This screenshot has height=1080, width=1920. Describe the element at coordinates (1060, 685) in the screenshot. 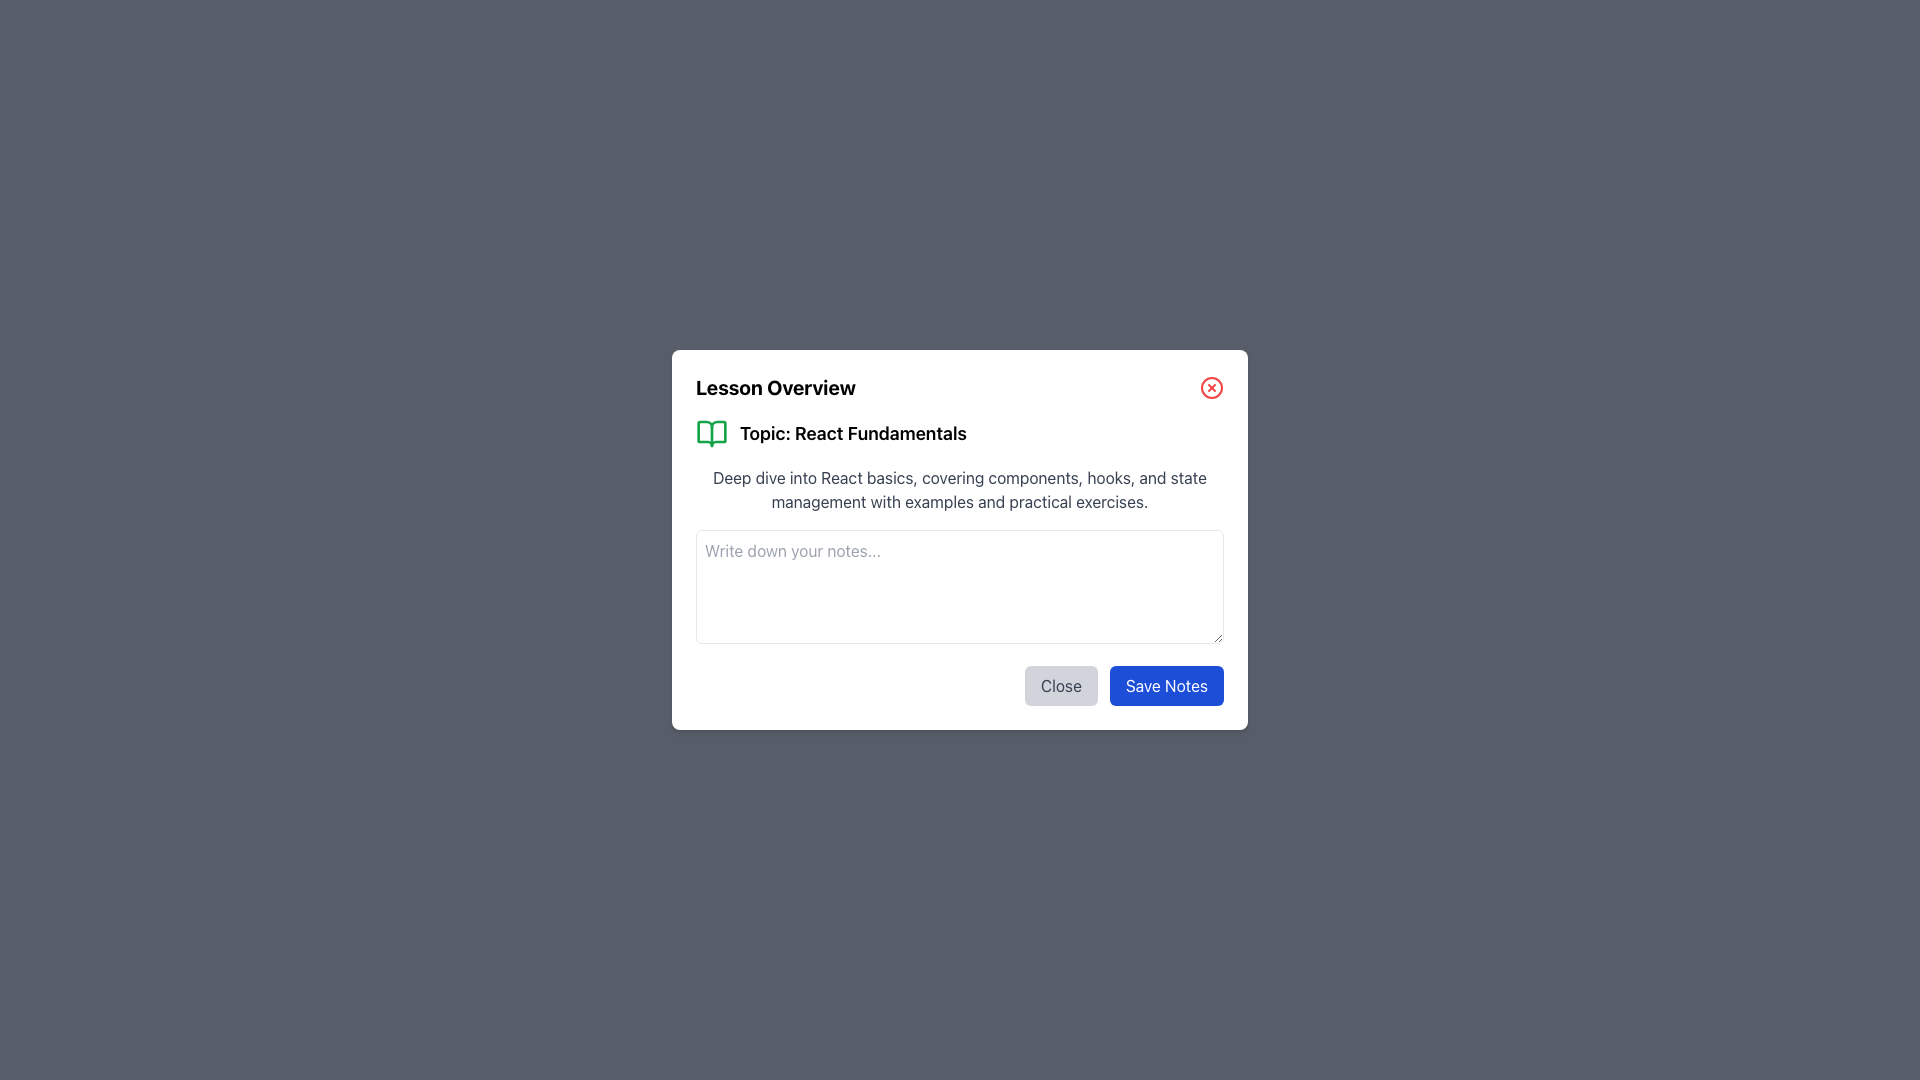

I see `the close button located at the bottom-right of the modal window` at that location.